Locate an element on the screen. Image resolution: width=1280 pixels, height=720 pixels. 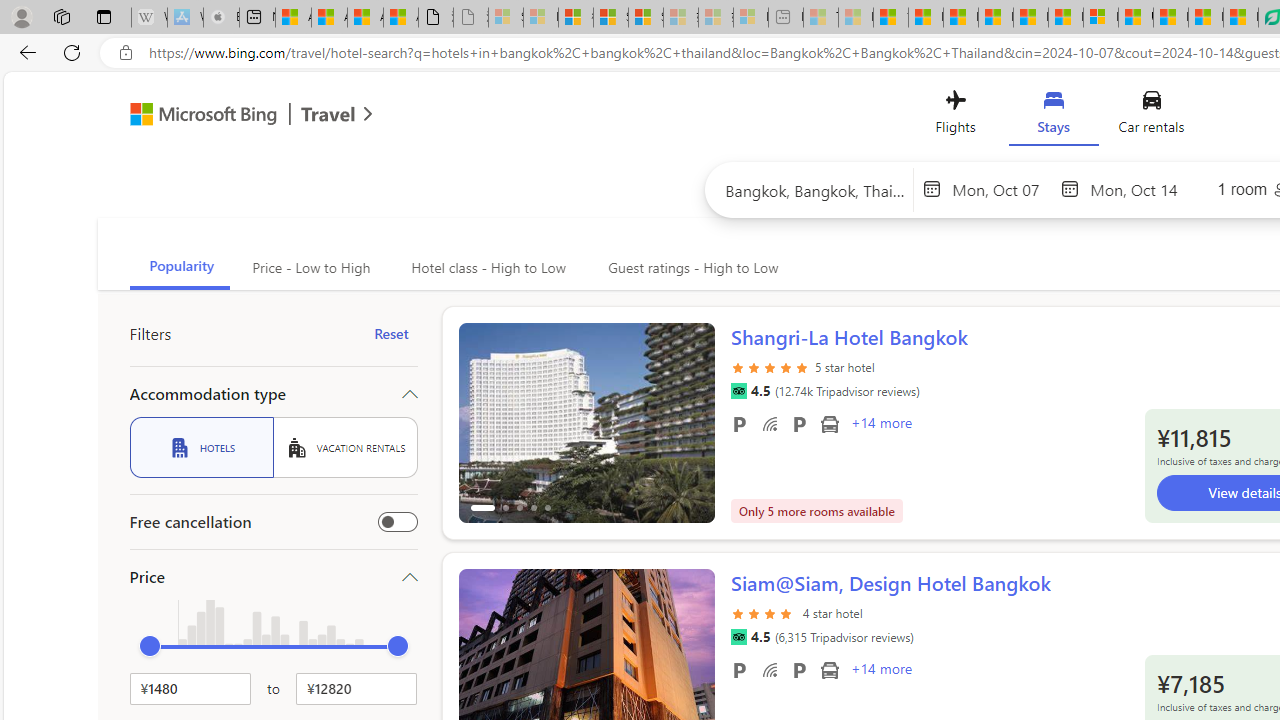
'Aberdeen, Hong Kong SAR weather forecast | Microsoft Weather' is located at coordinates (329, 17).